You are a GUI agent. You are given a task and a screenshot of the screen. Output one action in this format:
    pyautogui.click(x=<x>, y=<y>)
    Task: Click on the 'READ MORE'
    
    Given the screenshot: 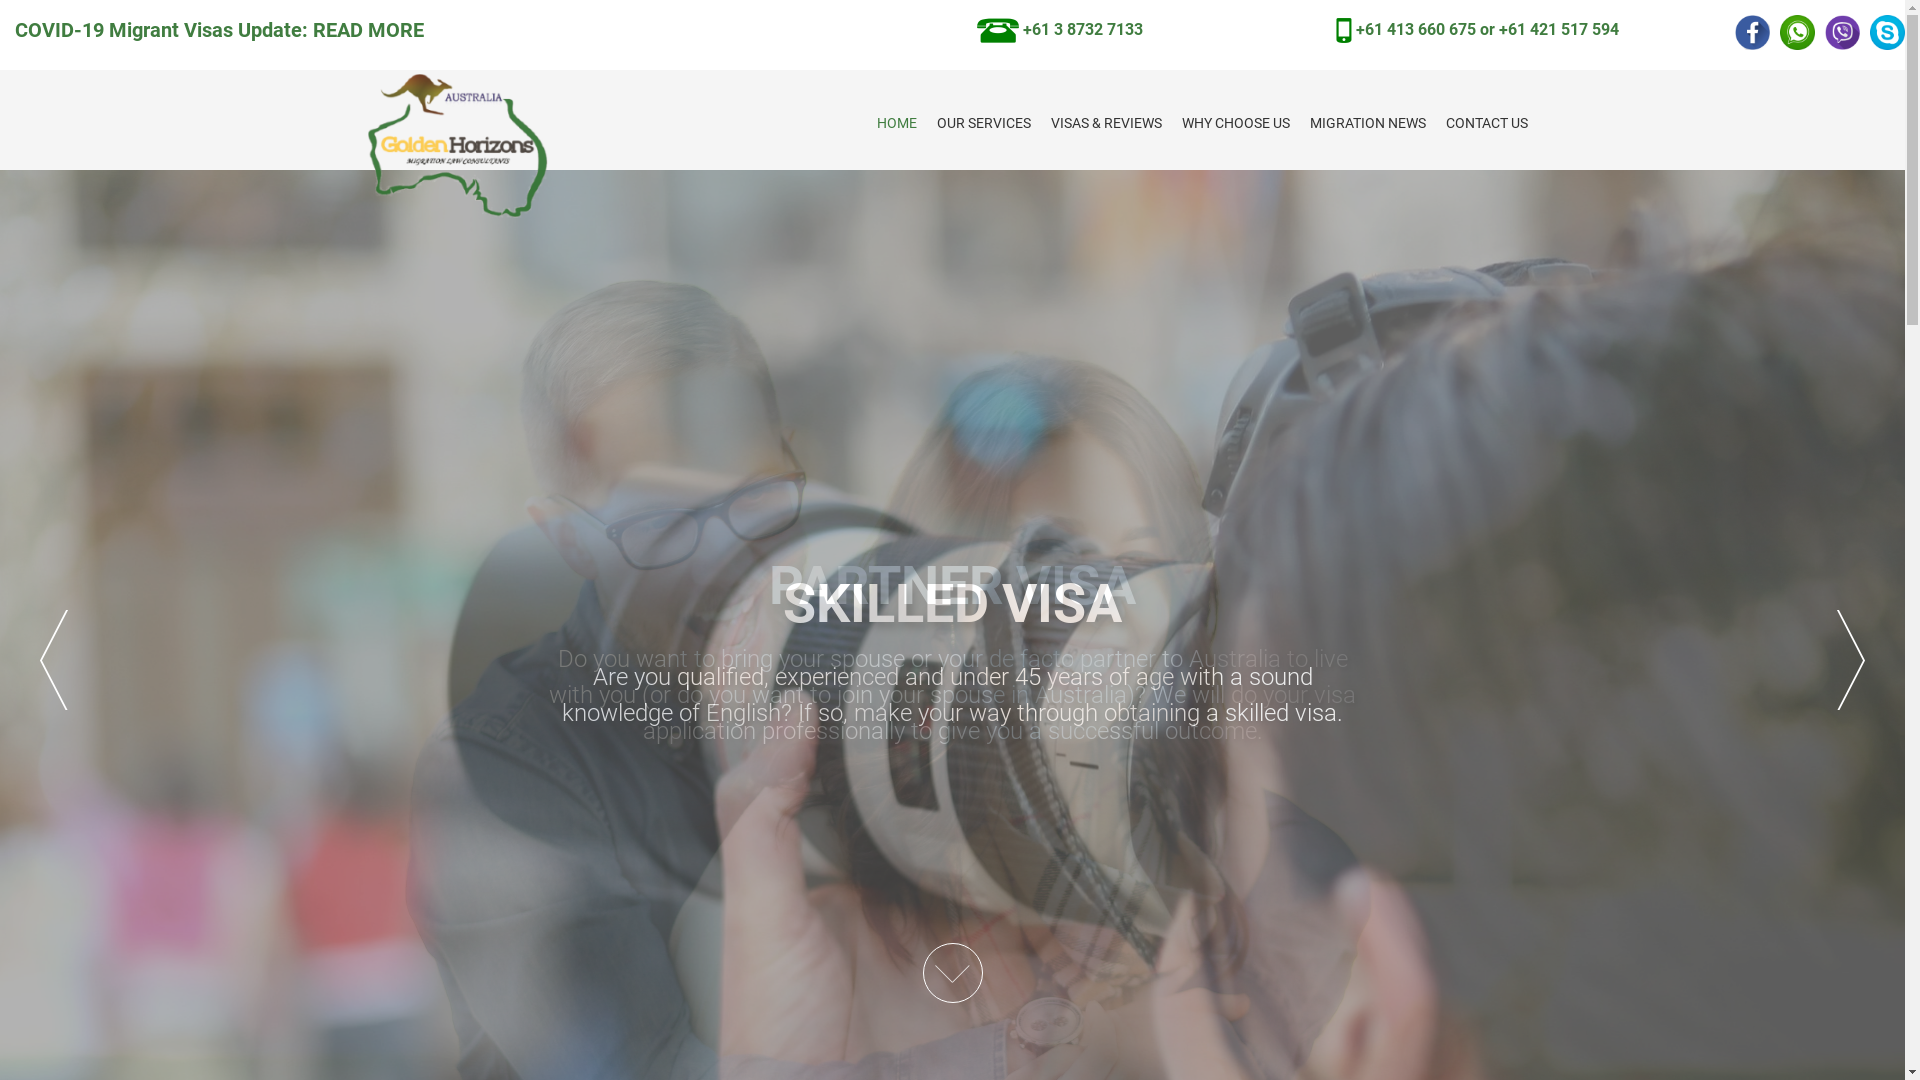 What is the action you would take?
    pyautogui.click(x=368, y=30)
    